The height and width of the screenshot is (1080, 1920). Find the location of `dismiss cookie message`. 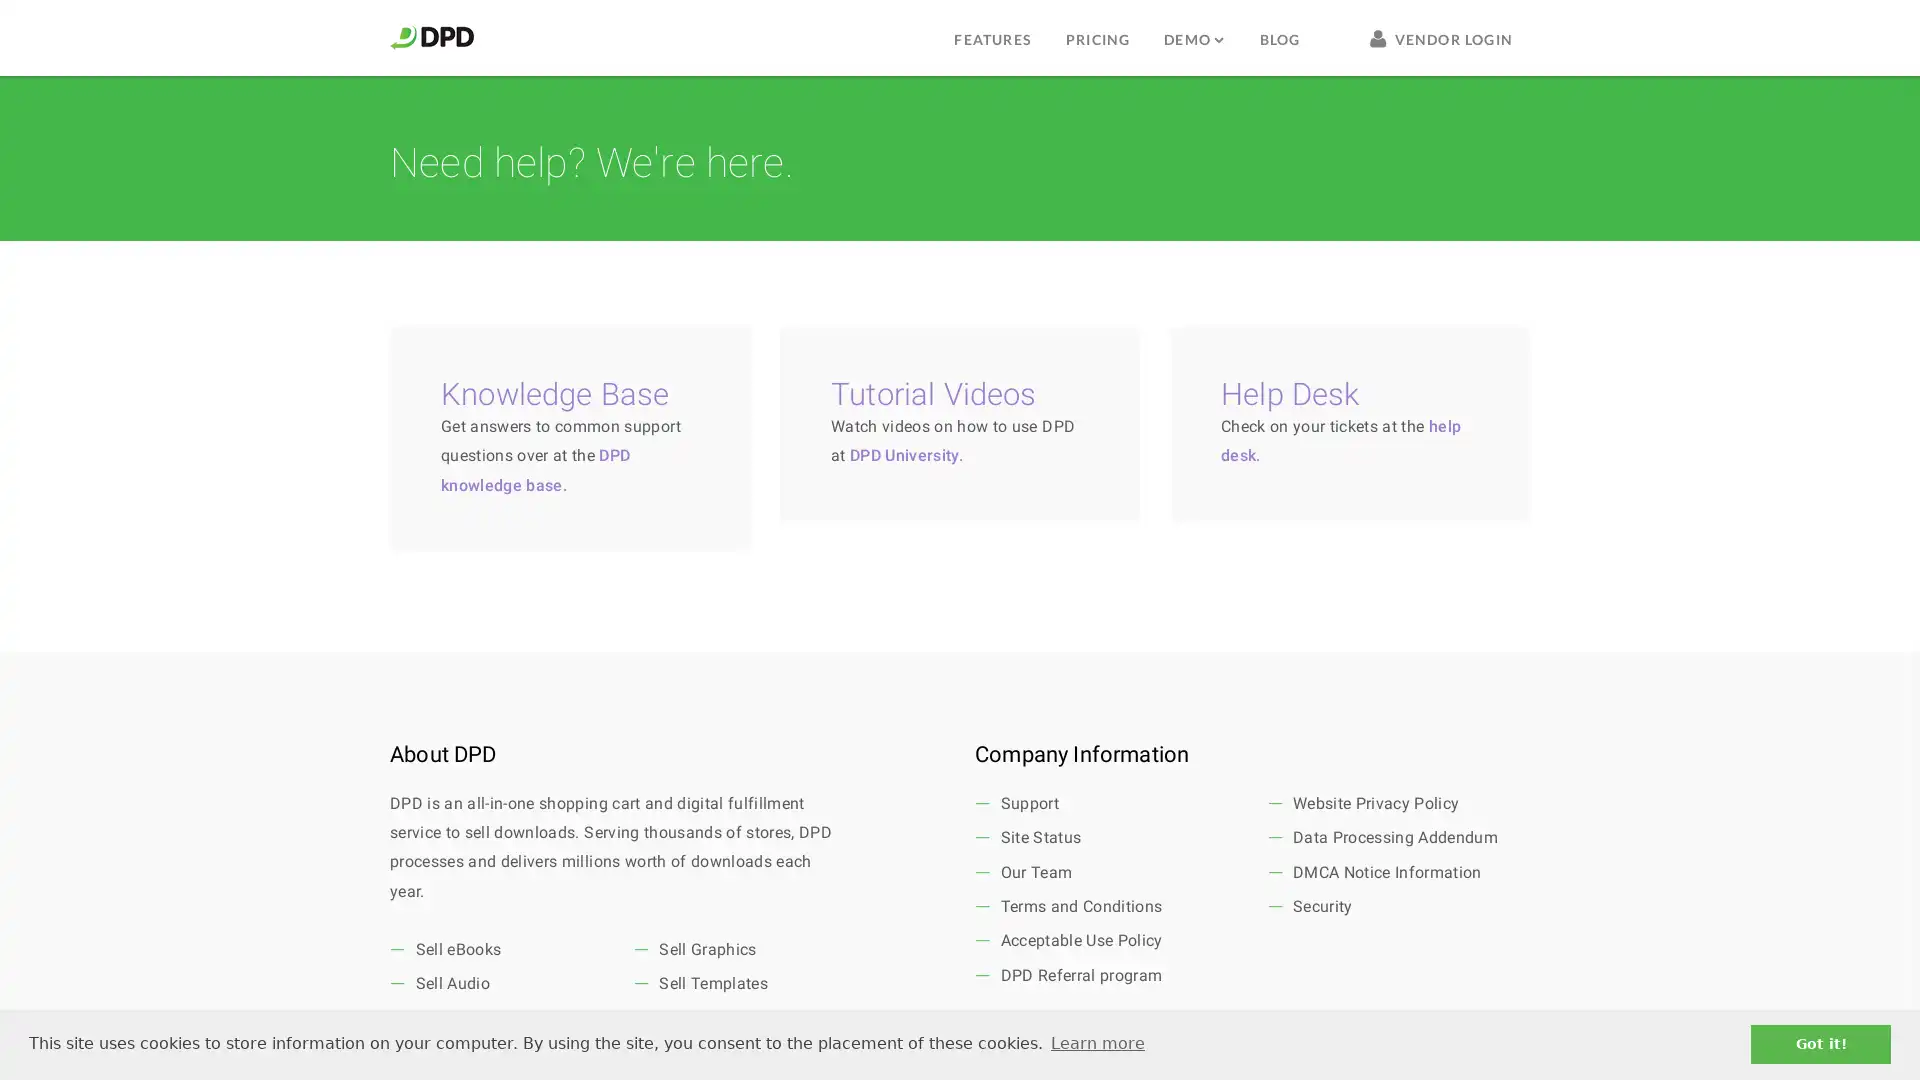

dismiss cookie message is located at coordinates (1820, 1043).